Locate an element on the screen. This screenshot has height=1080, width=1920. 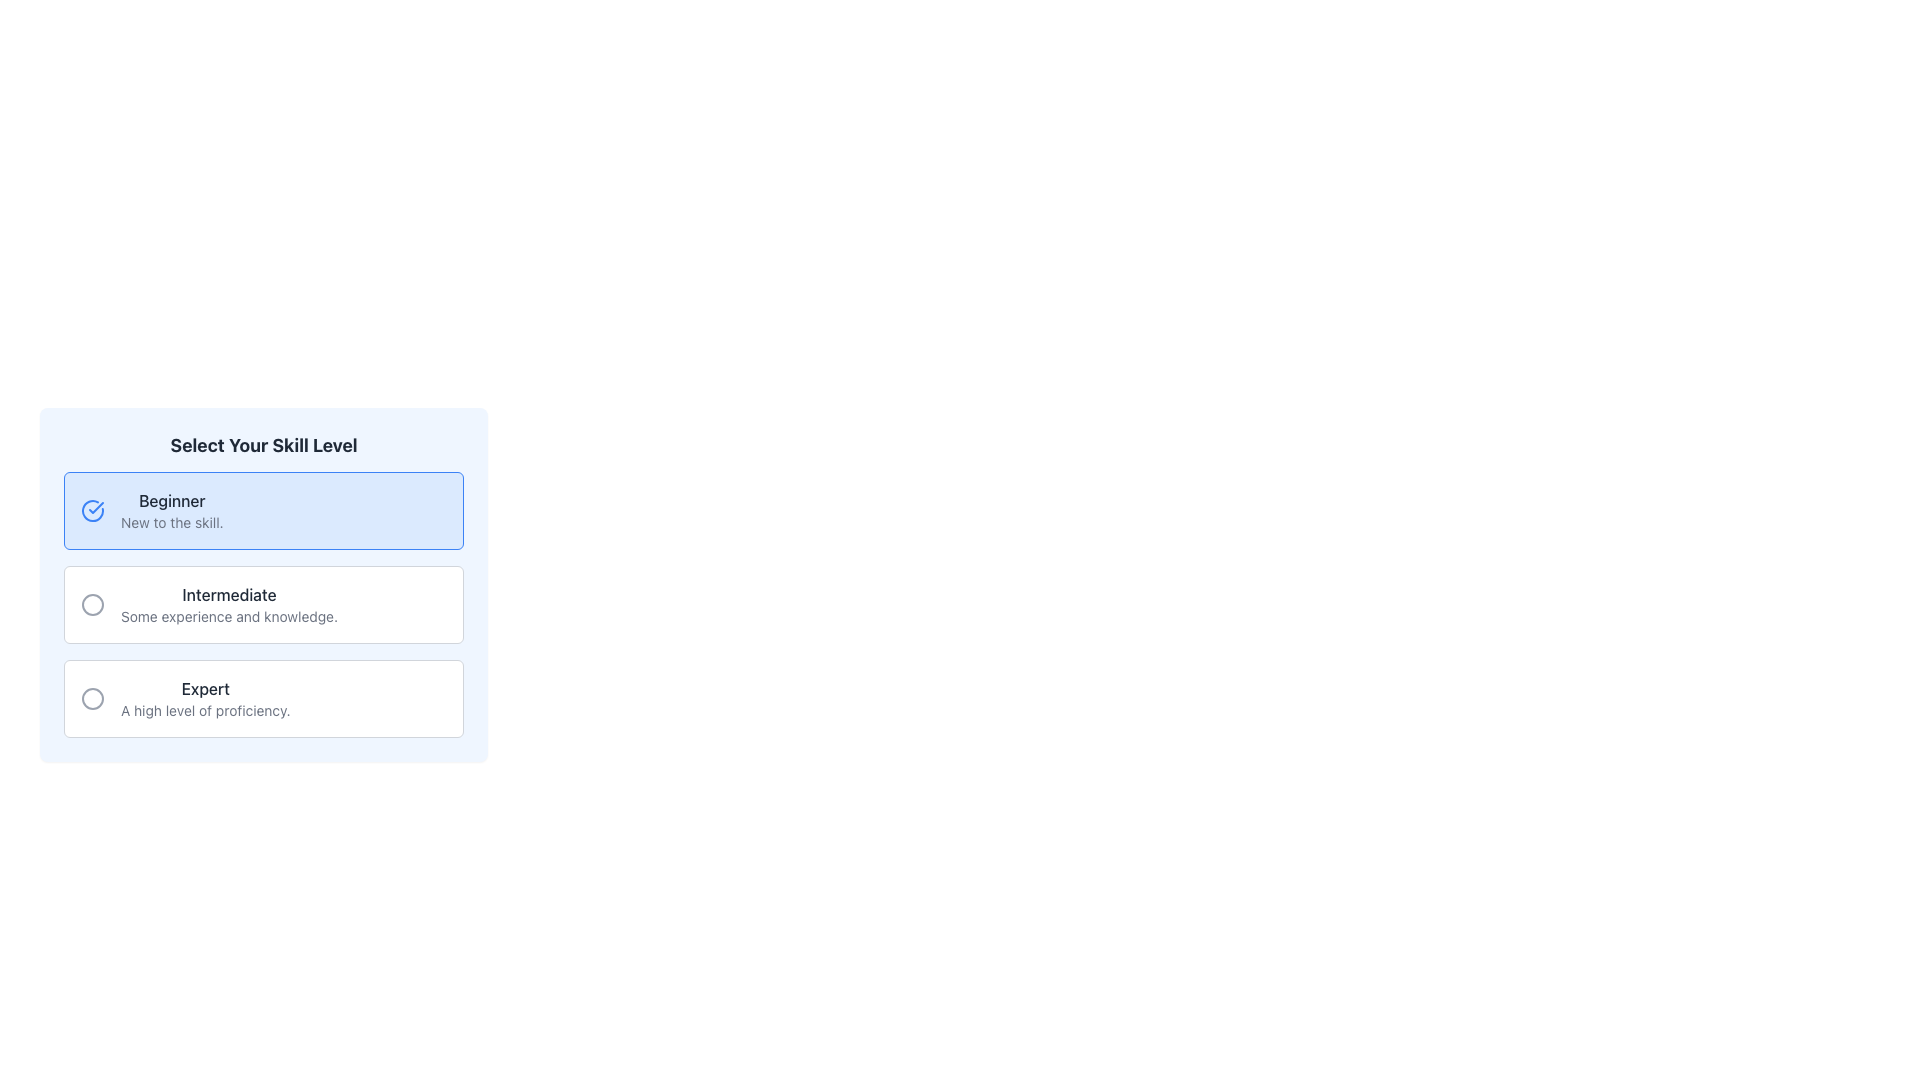
the Text Label that reads 'A high level of proficiency.' located directly beneath the 'Expert' heading in the 'Select Your Skill Level' section is located at coordinates (205, 709).